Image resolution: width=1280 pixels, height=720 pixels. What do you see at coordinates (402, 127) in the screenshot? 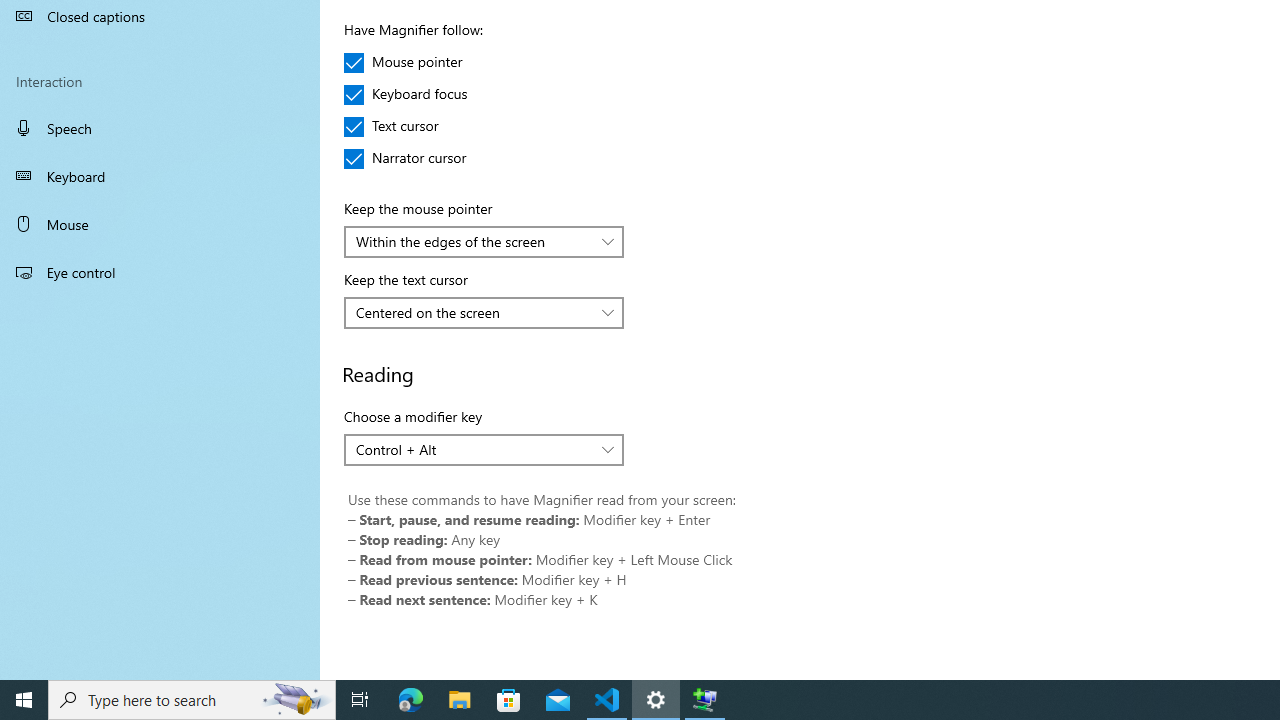
I see `'Text cursor'` at bounding box center [402, 127].